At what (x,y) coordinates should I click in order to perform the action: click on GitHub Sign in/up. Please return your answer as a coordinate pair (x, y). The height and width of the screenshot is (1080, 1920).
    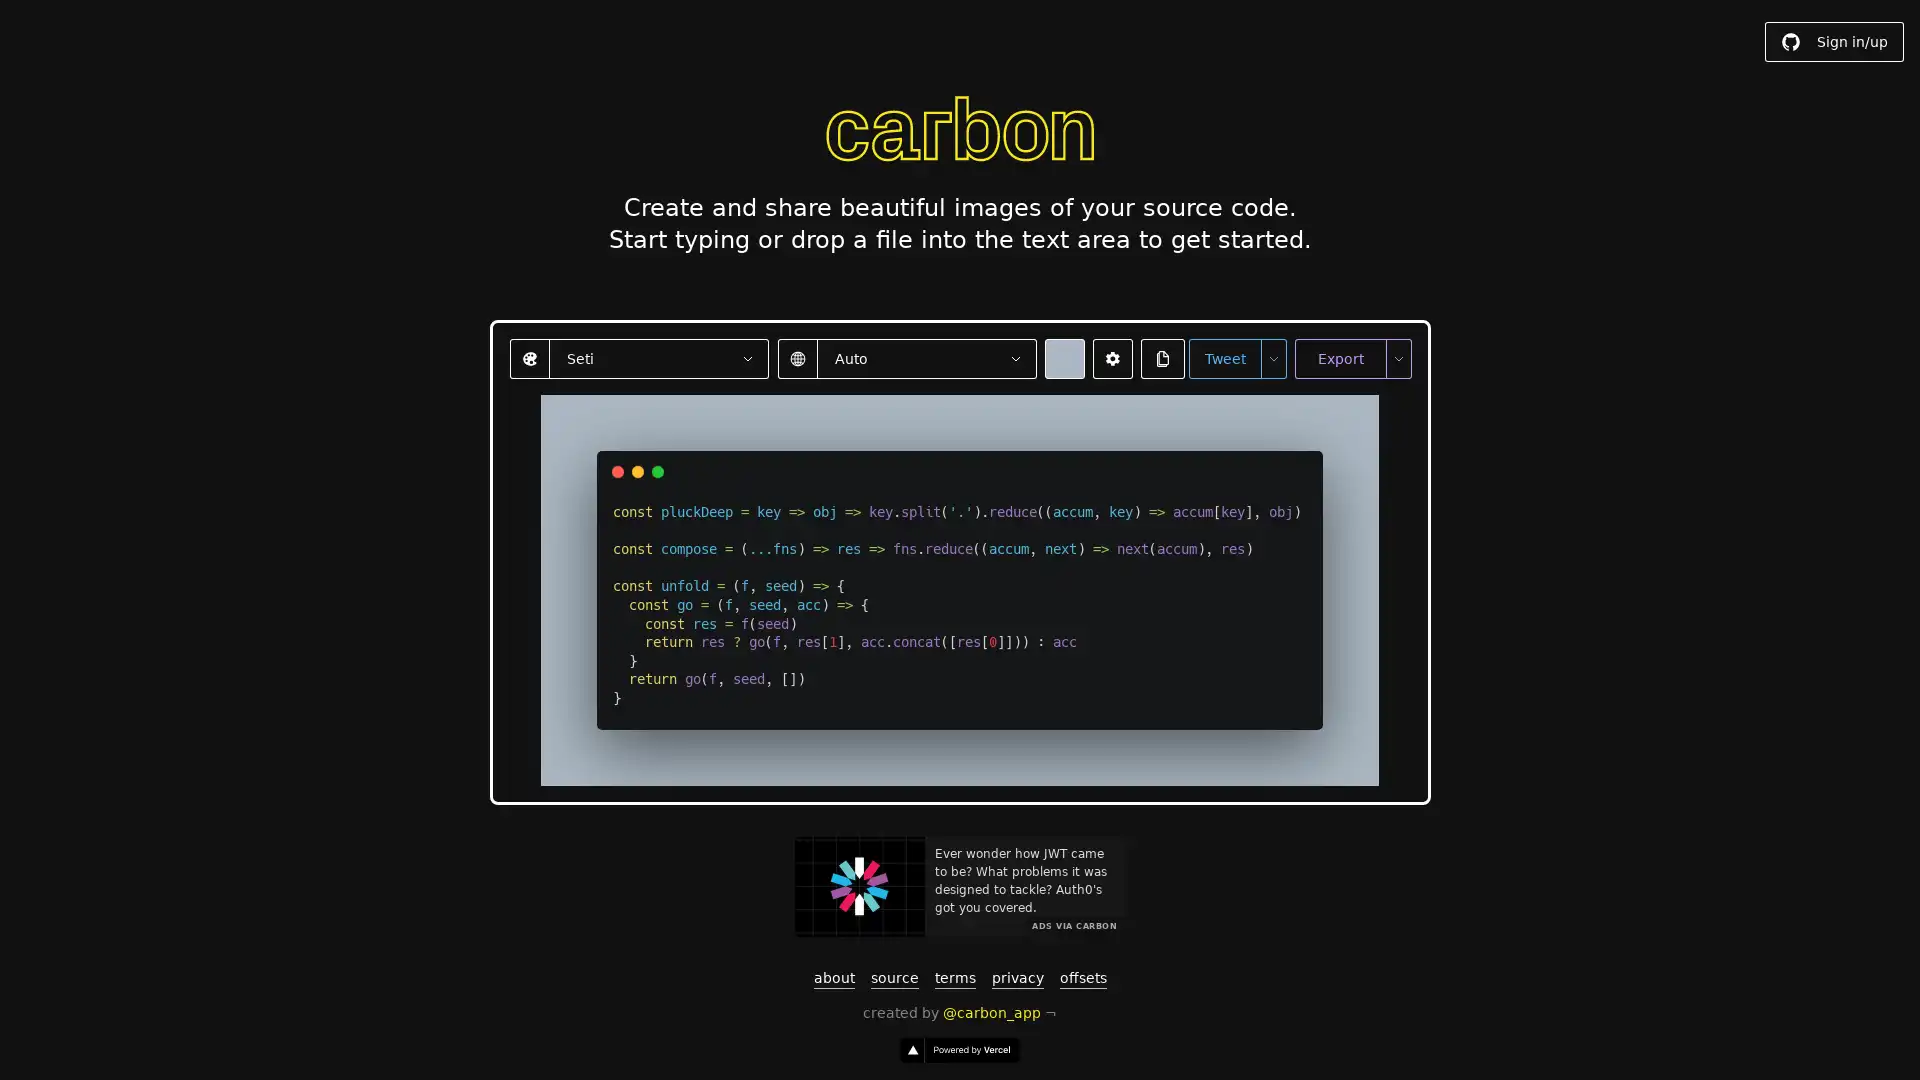
    Looking at the image, I should click on (1834, 42).